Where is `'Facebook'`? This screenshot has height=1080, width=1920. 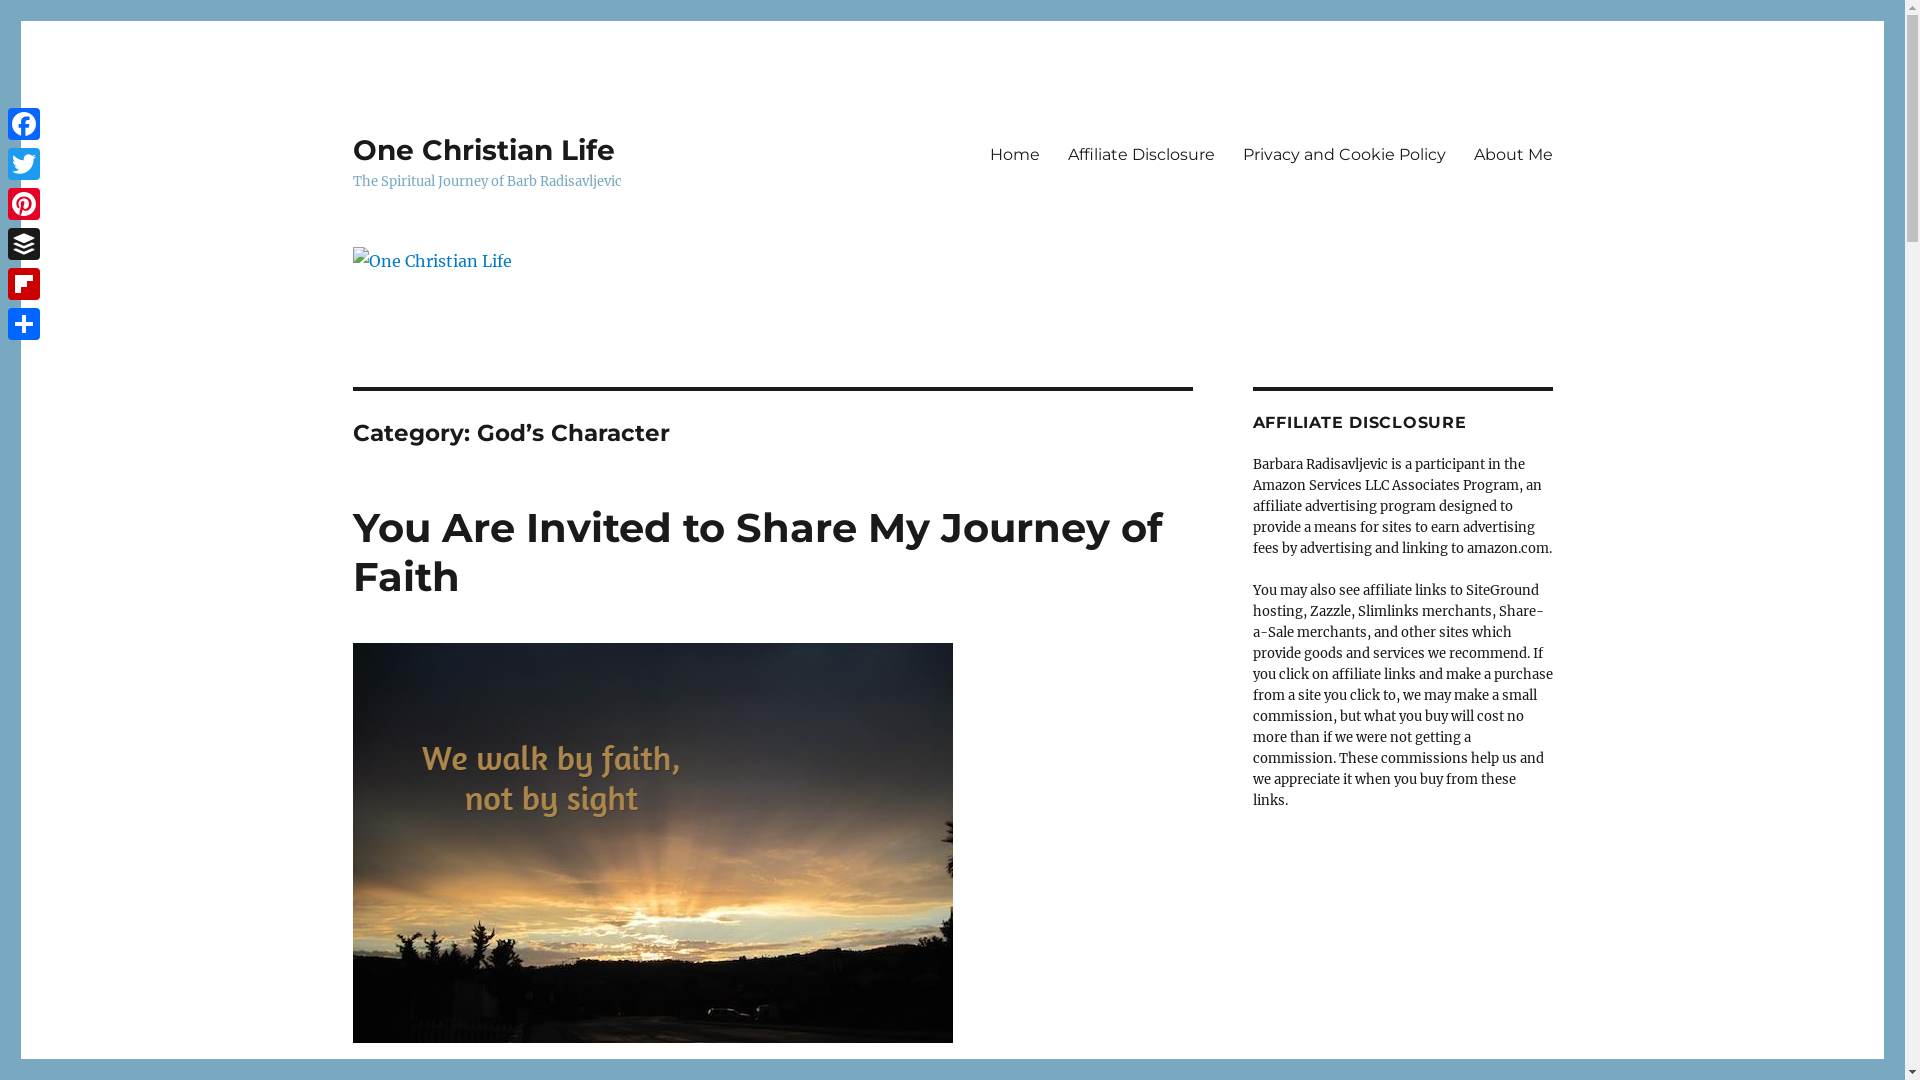 'Facebook' is located at coordinates (24, 123).